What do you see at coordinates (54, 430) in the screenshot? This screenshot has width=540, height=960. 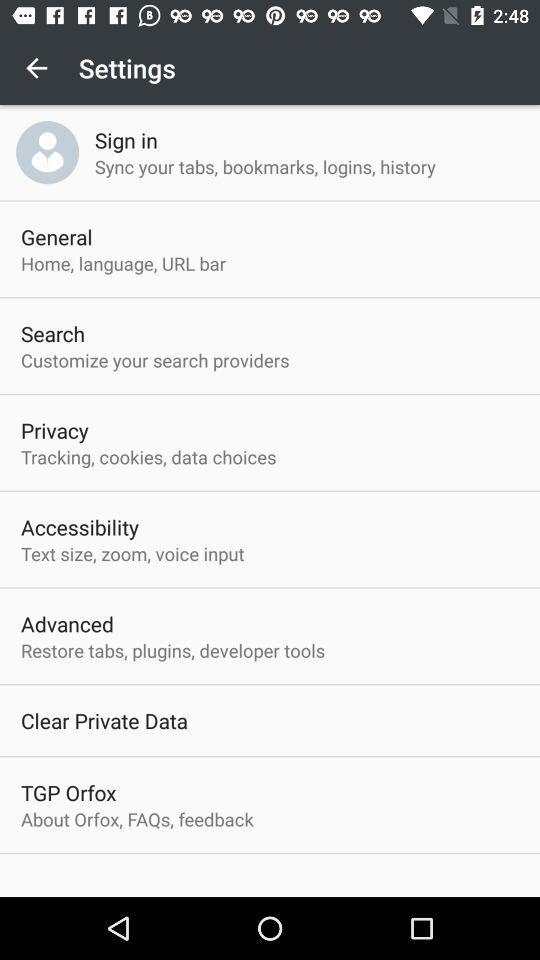 I see `privacy` at bounding box center [54, 430].